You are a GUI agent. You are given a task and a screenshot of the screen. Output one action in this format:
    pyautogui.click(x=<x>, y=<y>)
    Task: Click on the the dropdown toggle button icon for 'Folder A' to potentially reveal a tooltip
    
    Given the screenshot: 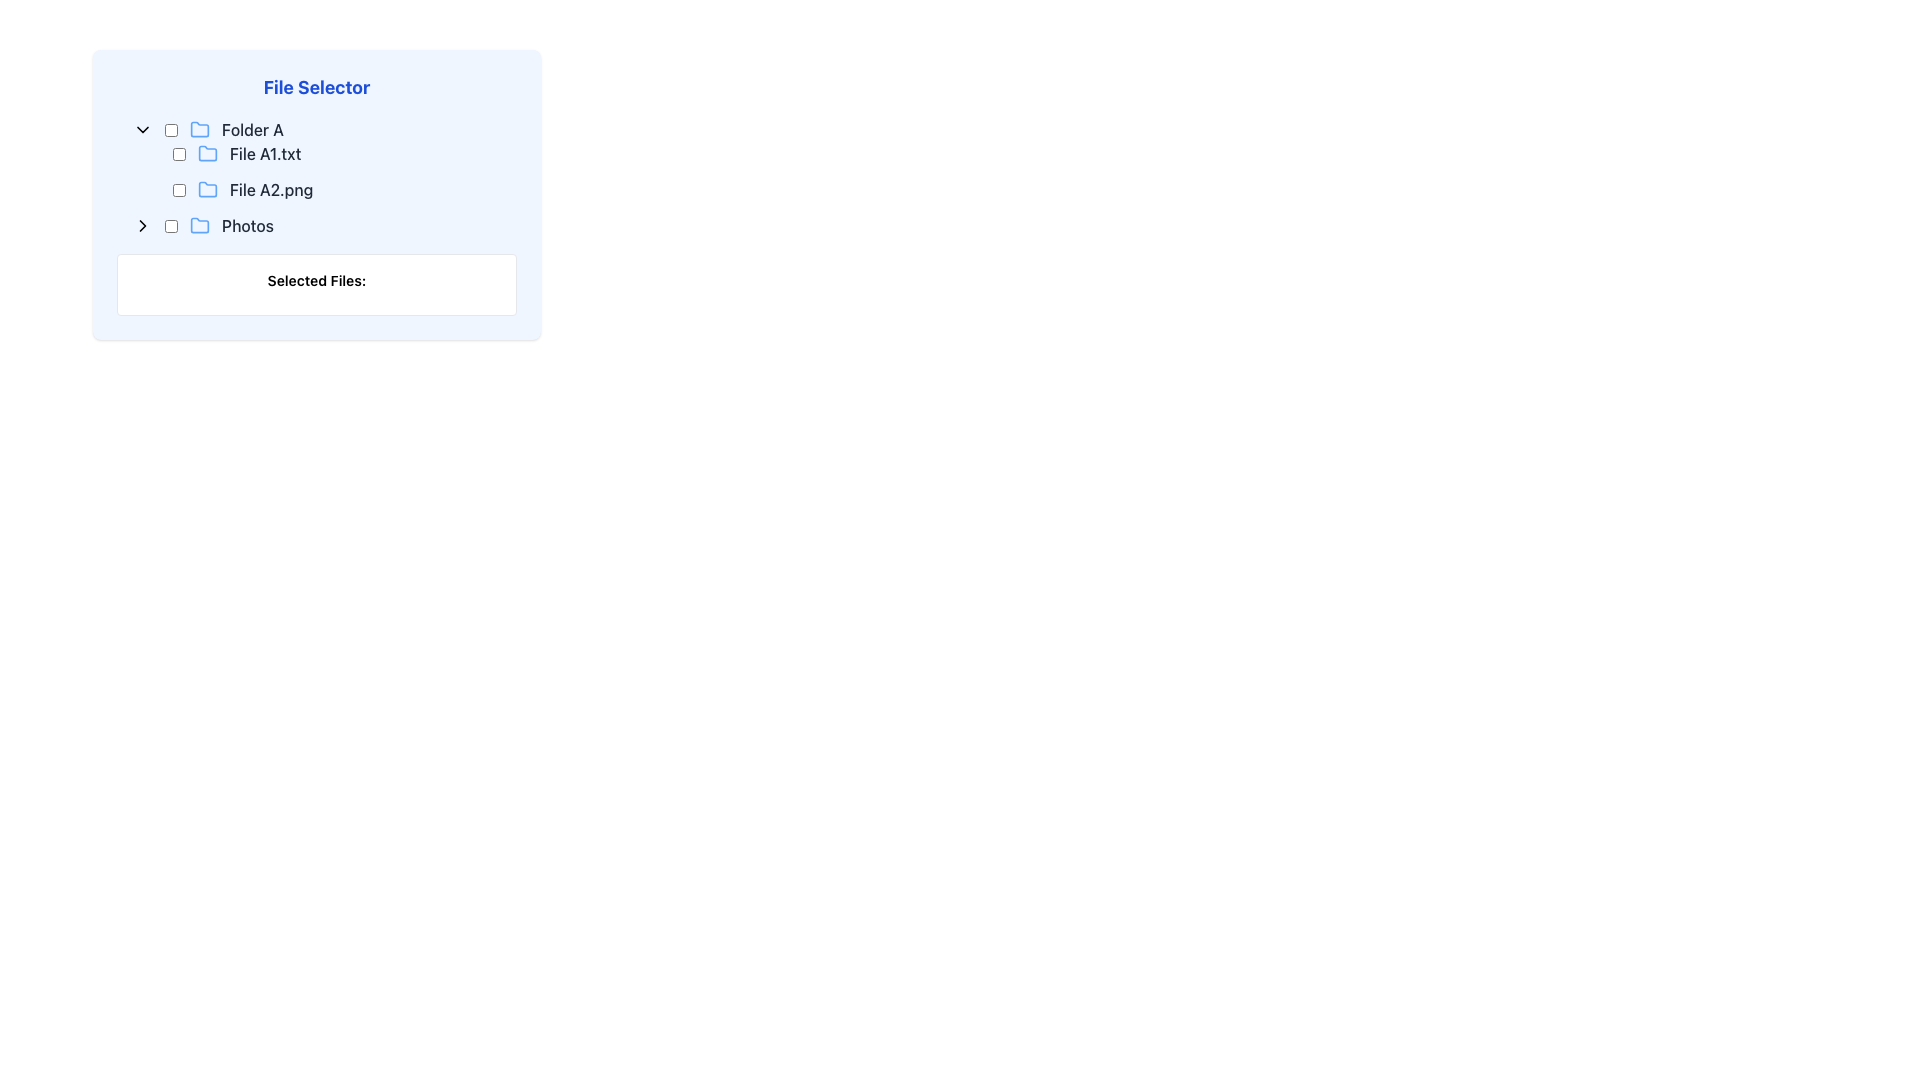 What is the action you would take?
    pyautogui.click(x=142, y=130)
    